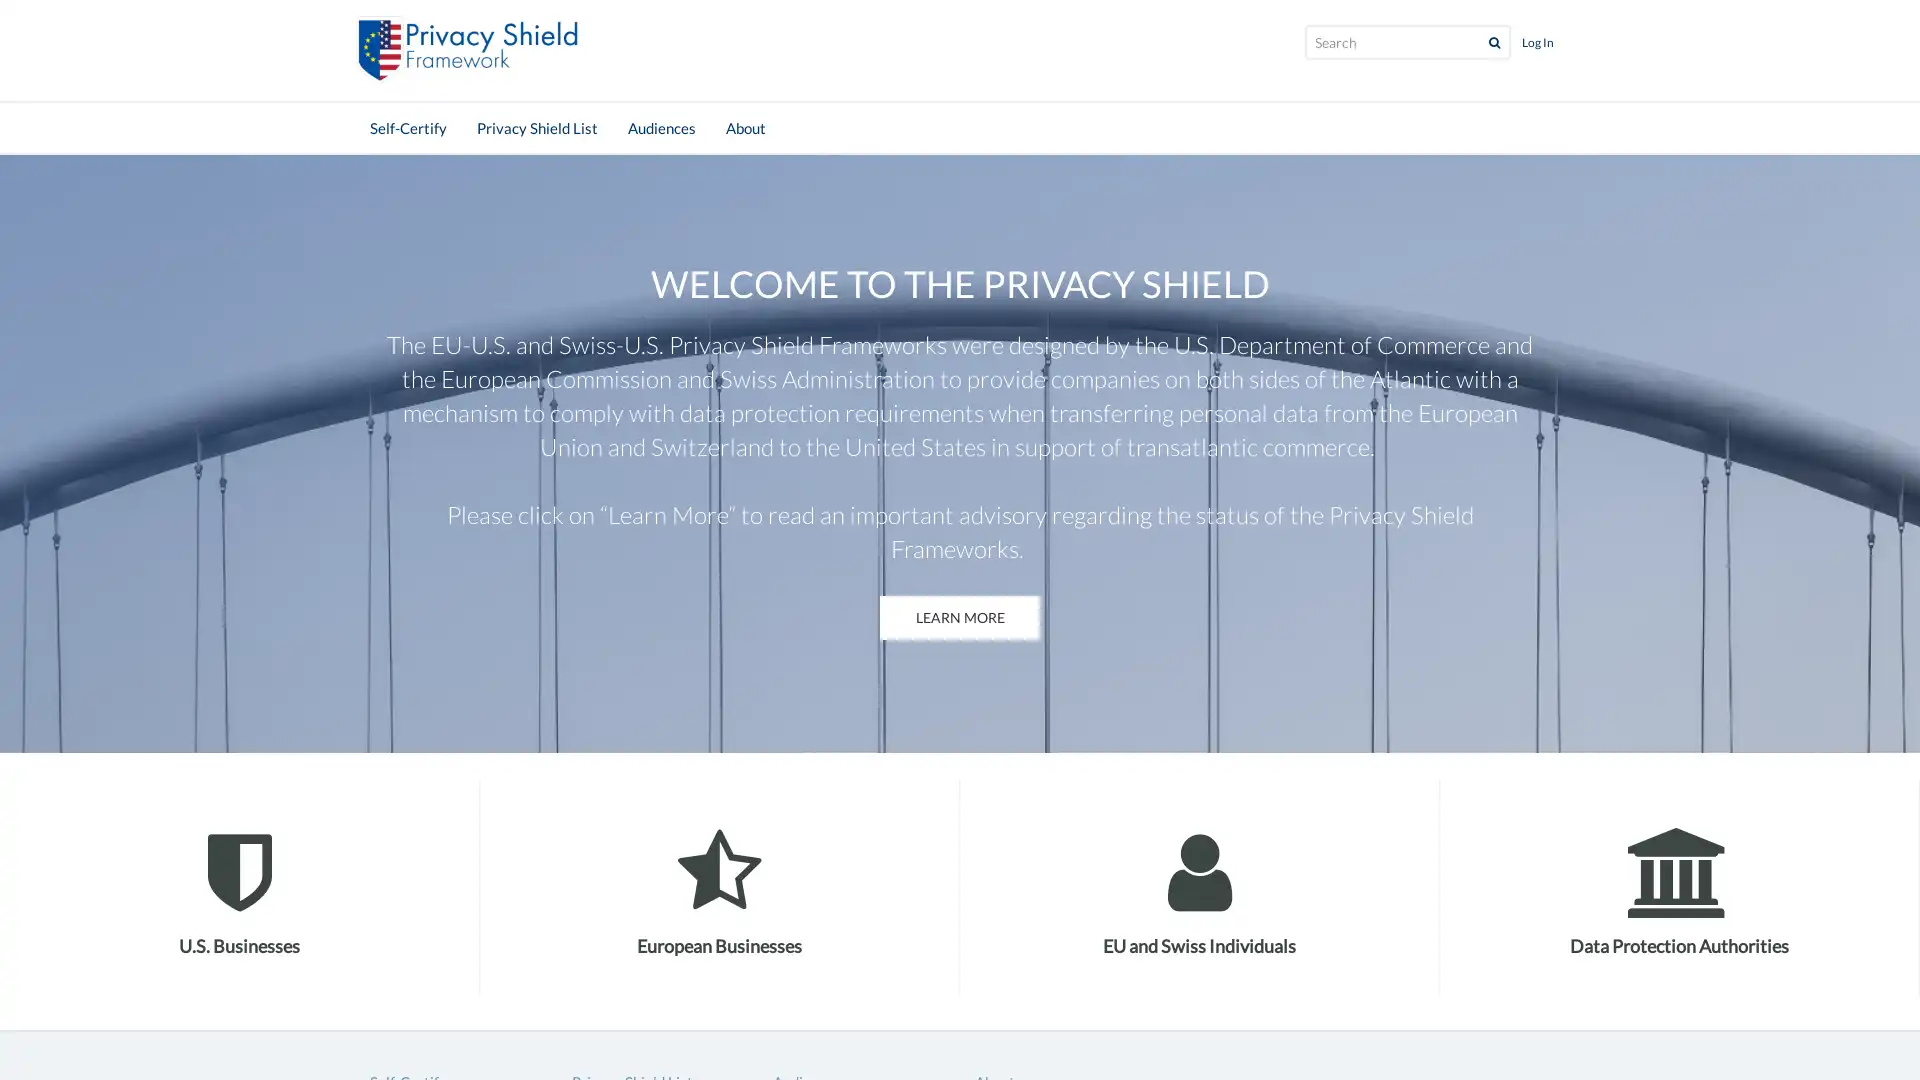 The height and width of the screenshot is (1080, 1920). Describe the element at coordinates (1536, 42) in the screenshot. I see `Log In` at that location.